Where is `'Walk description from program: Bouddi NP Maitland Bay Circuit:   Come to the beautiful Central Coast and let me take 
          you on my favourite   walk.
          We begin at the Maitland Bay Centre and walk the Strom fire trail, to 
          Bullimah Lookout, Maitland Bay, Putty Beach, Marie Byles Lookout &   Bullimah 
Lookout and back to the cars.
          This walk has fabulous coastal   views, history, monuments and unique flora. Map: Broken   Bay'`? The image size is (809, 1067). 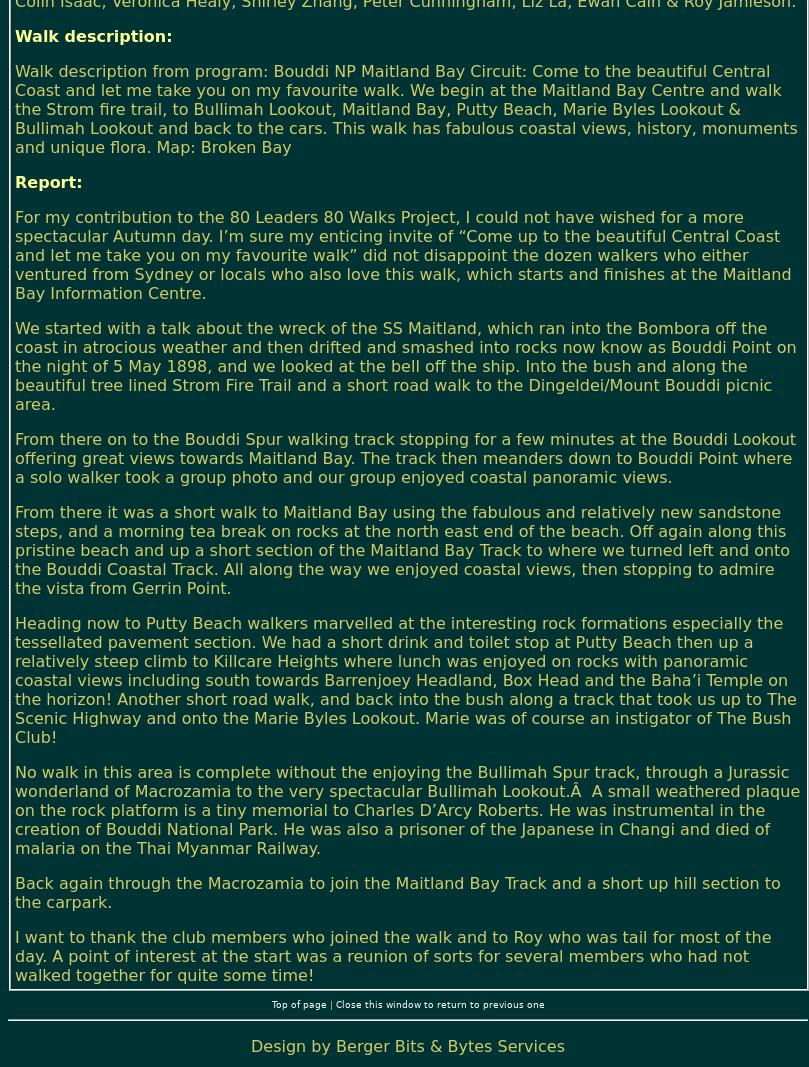 'Walk description from program: Bouddi NP Maitland Bay Circuit:   Come to the beautiful Central Coast and let me take 
          you on my favourite   walk.
          We begin at the Maitland Bay Centre and walk the Strom fire trail, to 
          Bullimah Lookout, Maitland Bay, Putty Beach, Marie Byles Lookout &   Bullimah 
Lookout and back to the cars.
          This walk has fabulous coastal   views, history, monuments and unique flora. Map: Broken   Bay' is located at coordinates (14, 107).